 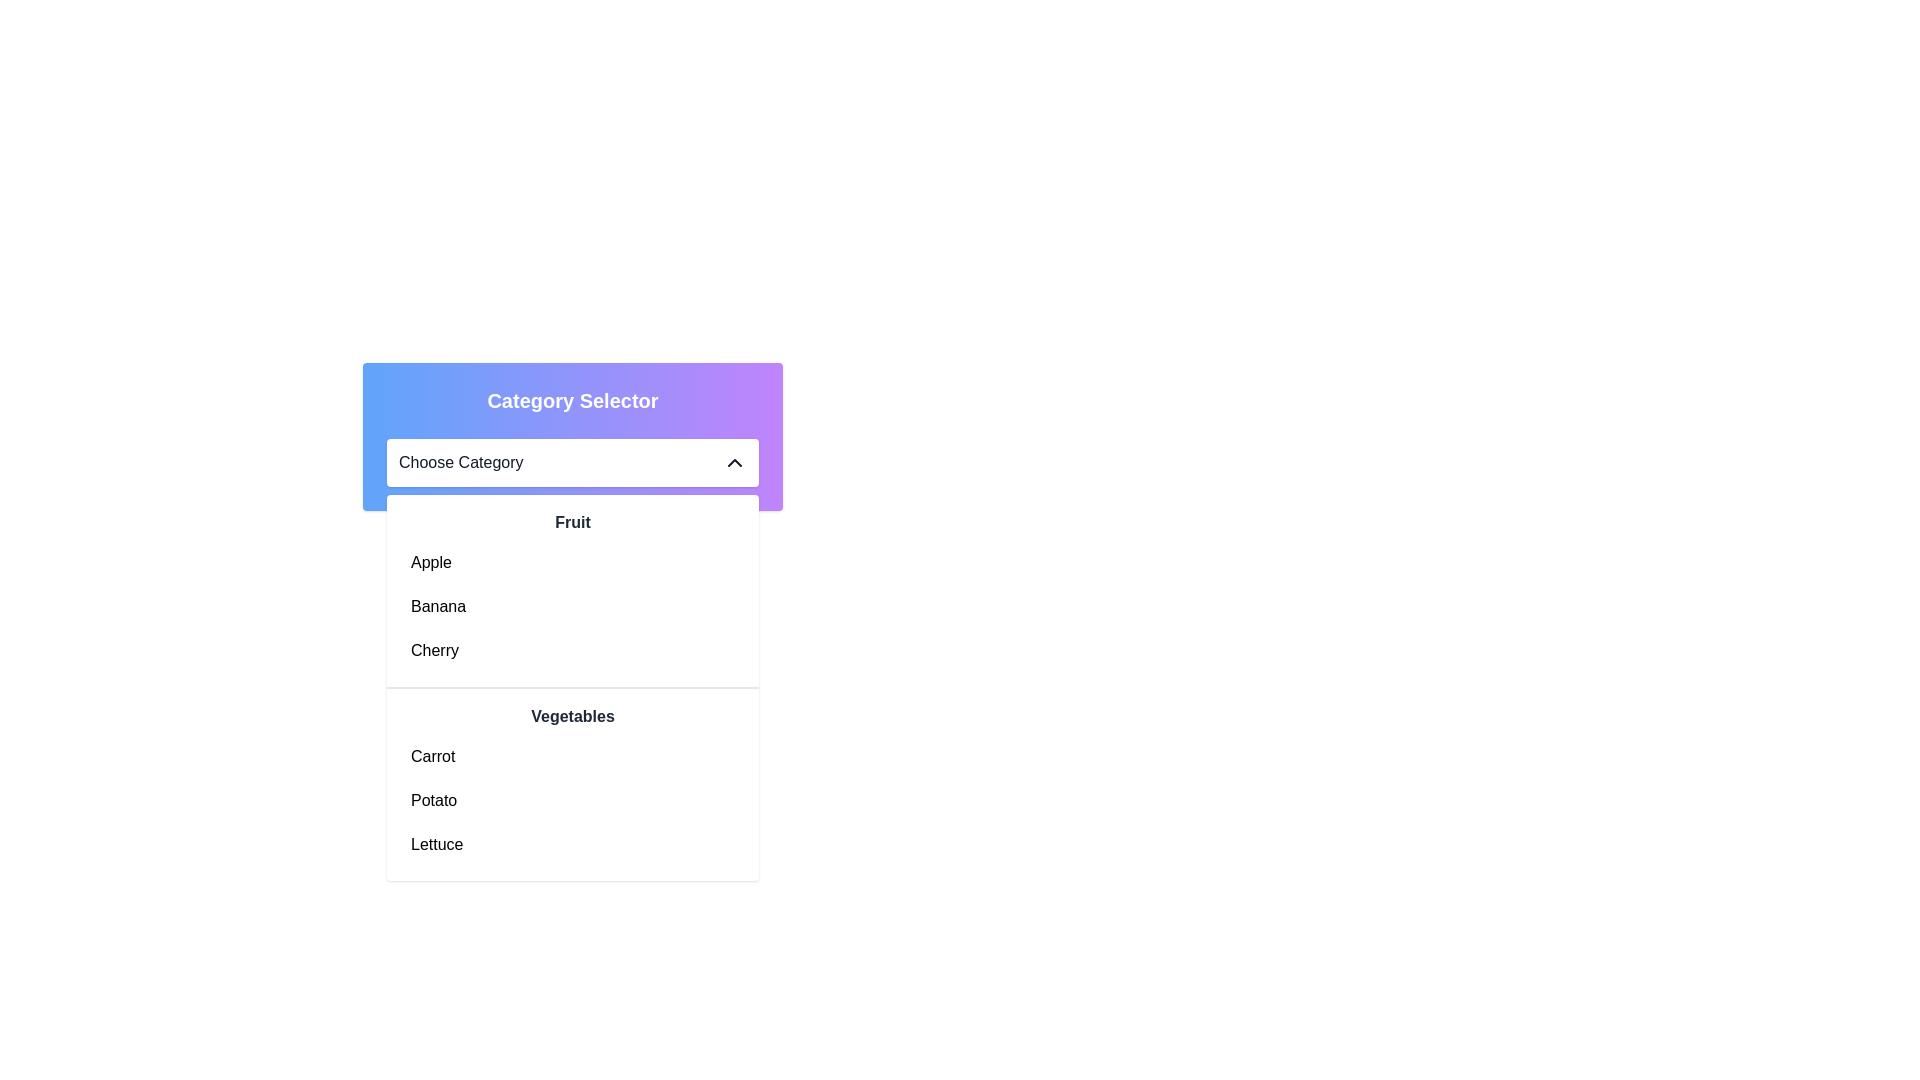 What do you see at coordinates (436, 844) in the screenshot?
I see `the 'Lettuce' label, which is the third item in the 'Vegetables' dropdown list, displayed in black font beneath the 'Vegetables' header` at bounding box center [436, 844].